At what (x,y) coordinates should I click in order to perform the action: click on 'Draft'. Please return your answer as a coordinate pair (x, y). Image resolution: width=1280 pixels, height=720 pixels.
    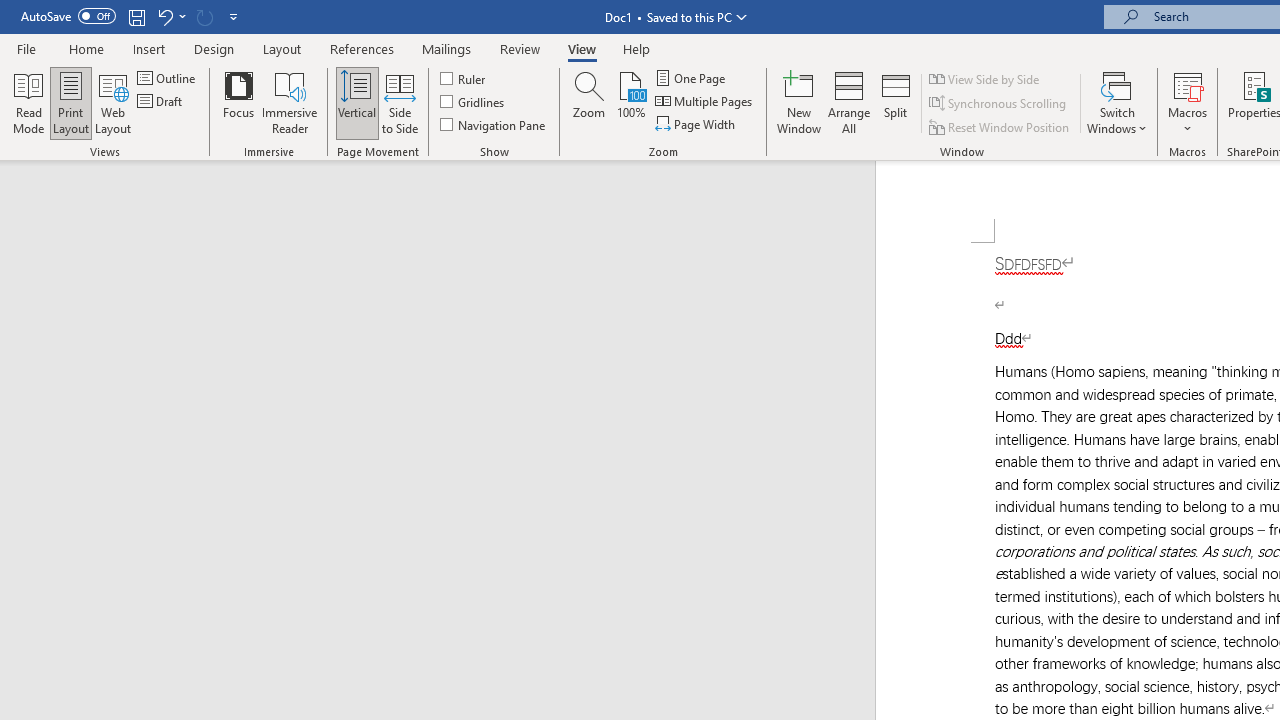
    Looking at the image, I should click on (161, 101).